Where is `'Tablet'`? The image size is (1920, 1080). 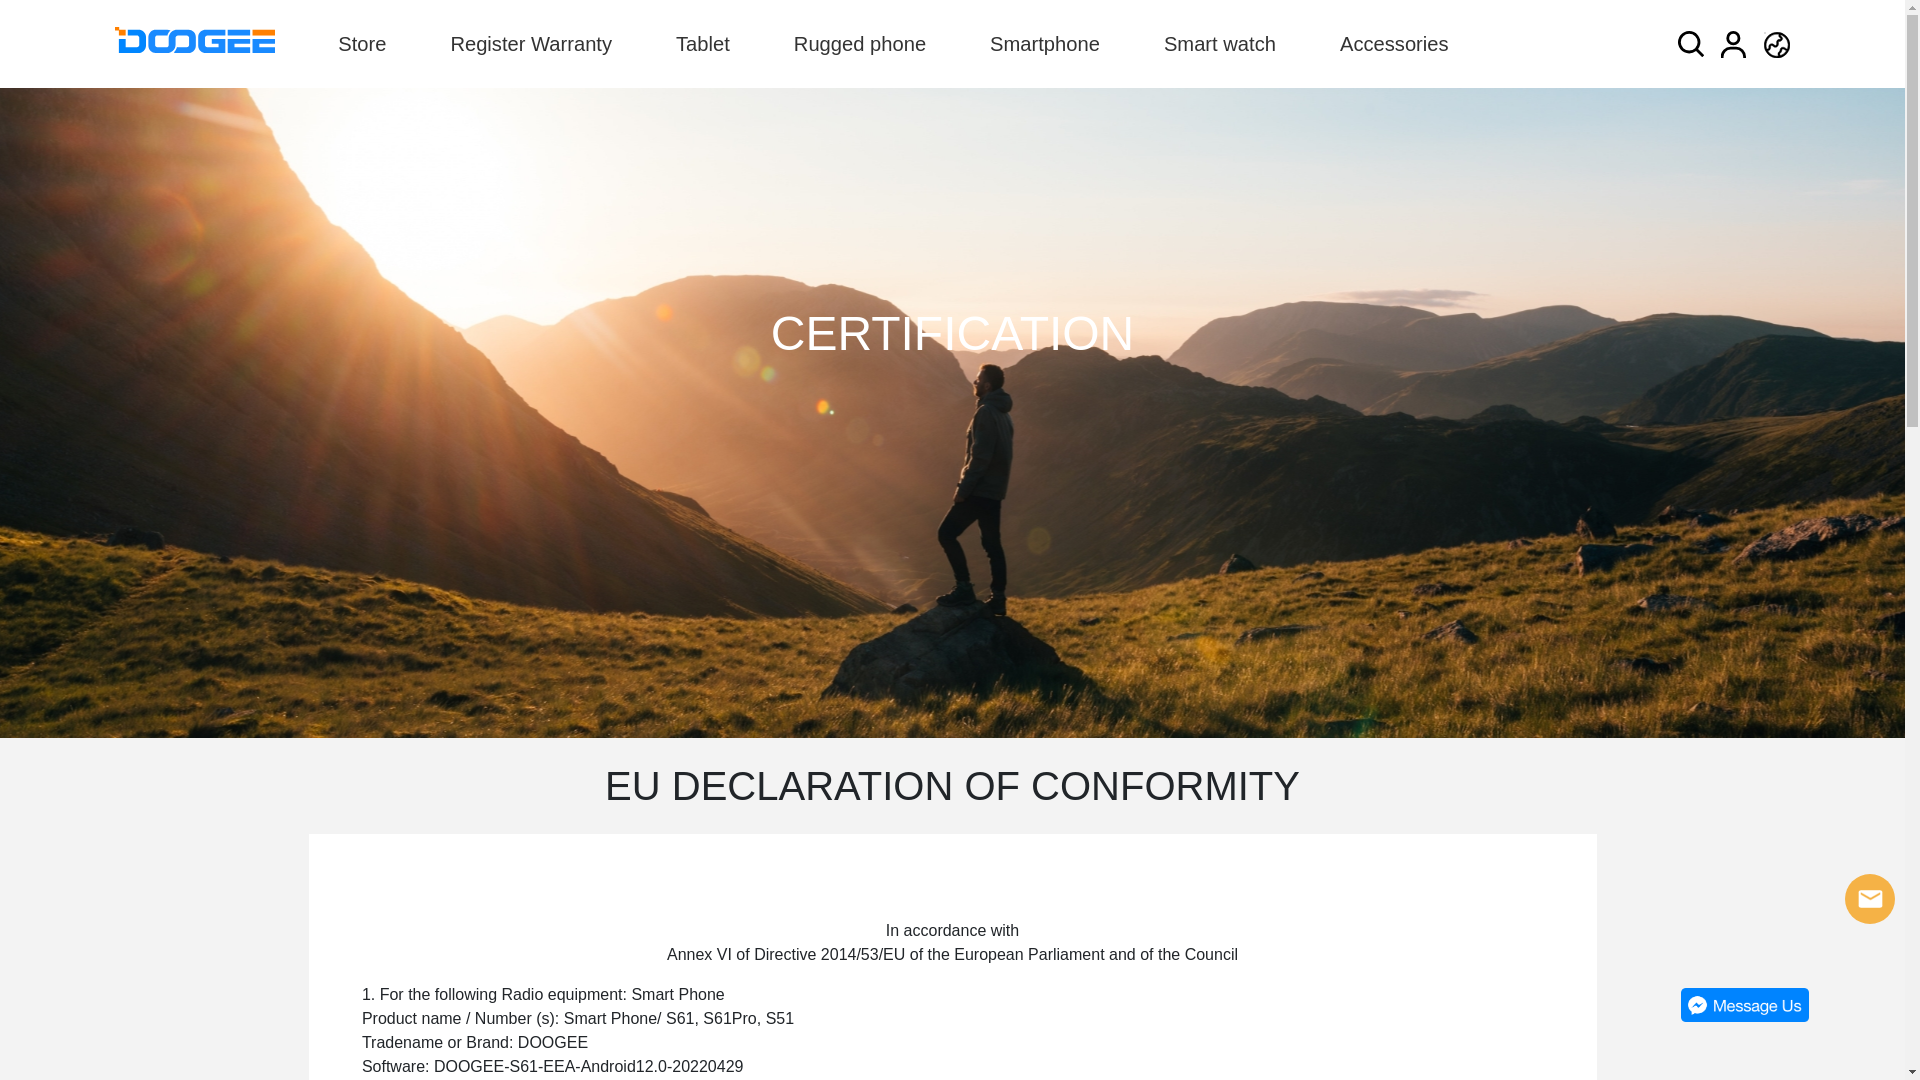 'Tablet' is located at coordinates (702, 43).